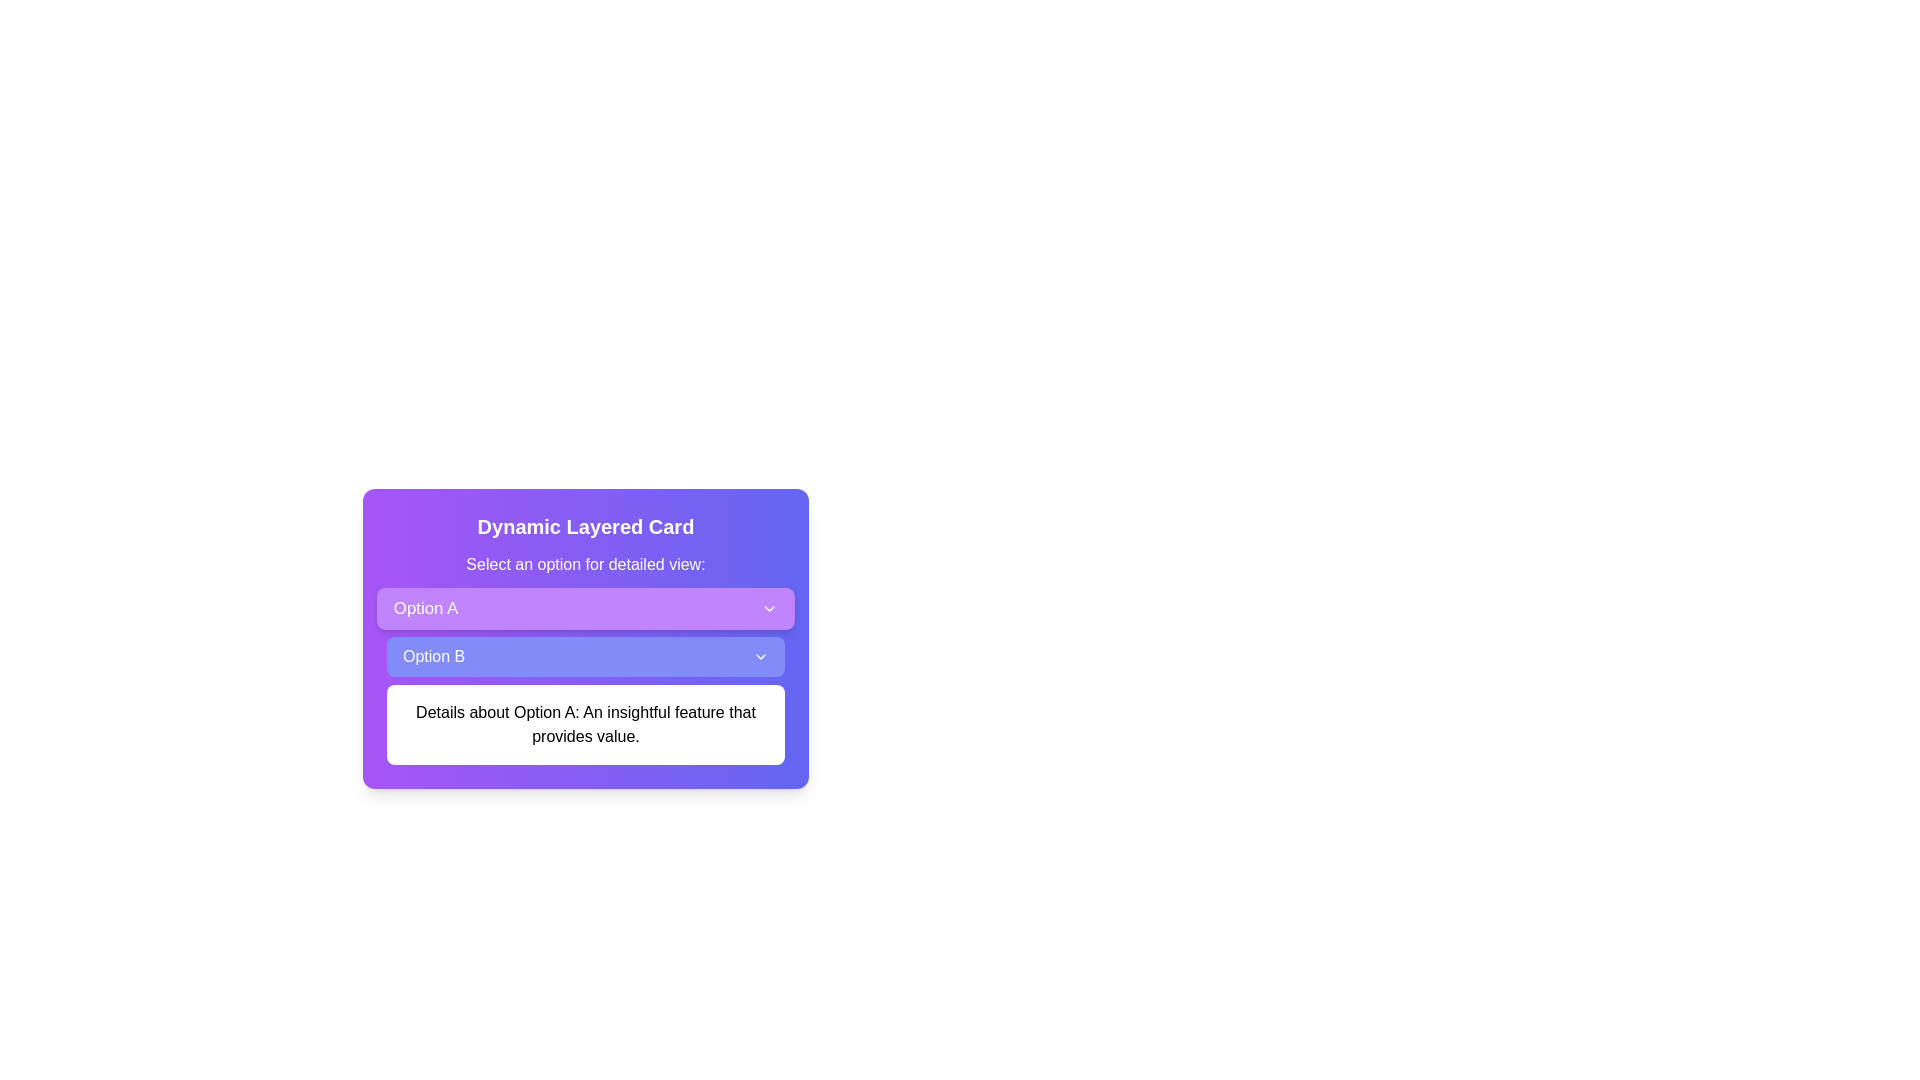 The height and width of the screenshot is (1080, 1920). I want to click on the button labeled 'Option B' with a dropdown indicator, so click(584, 656).